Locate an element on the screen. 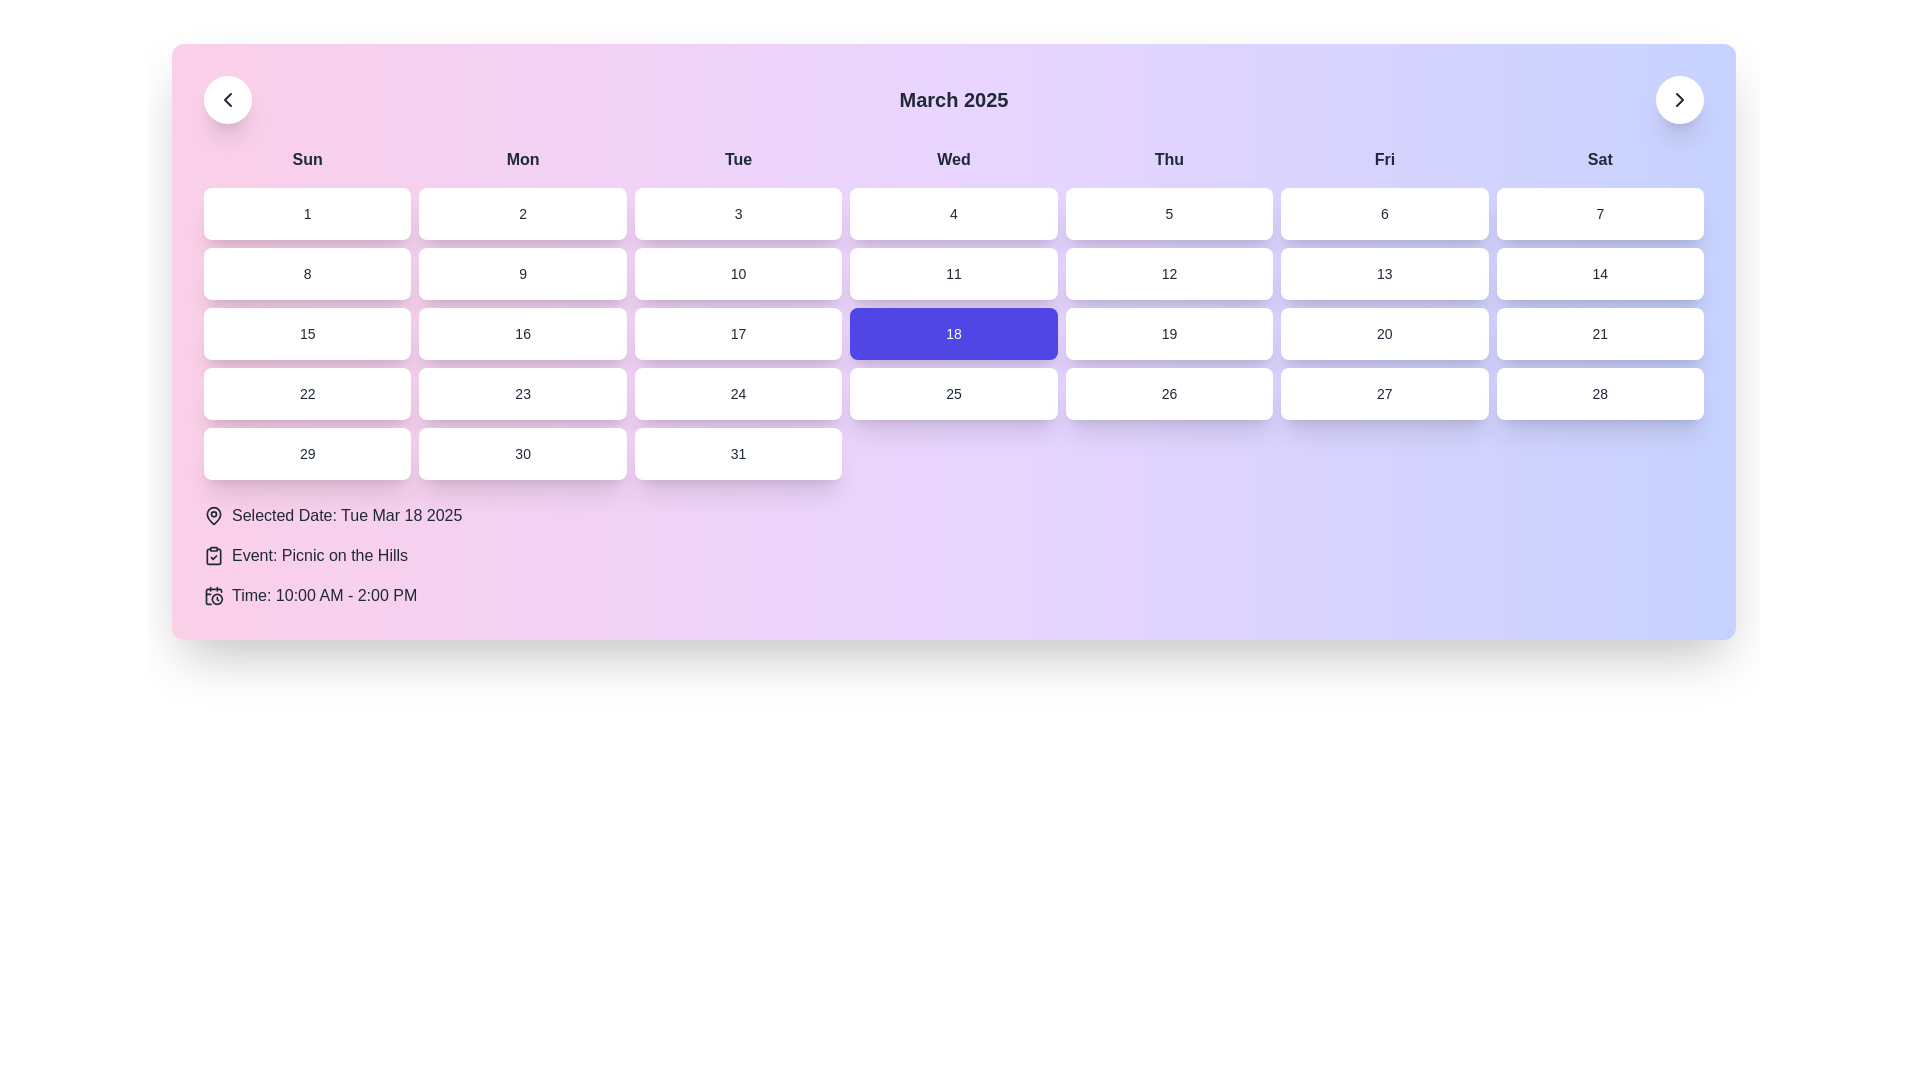  the selectable date button located is located at coordinates (523, 393).